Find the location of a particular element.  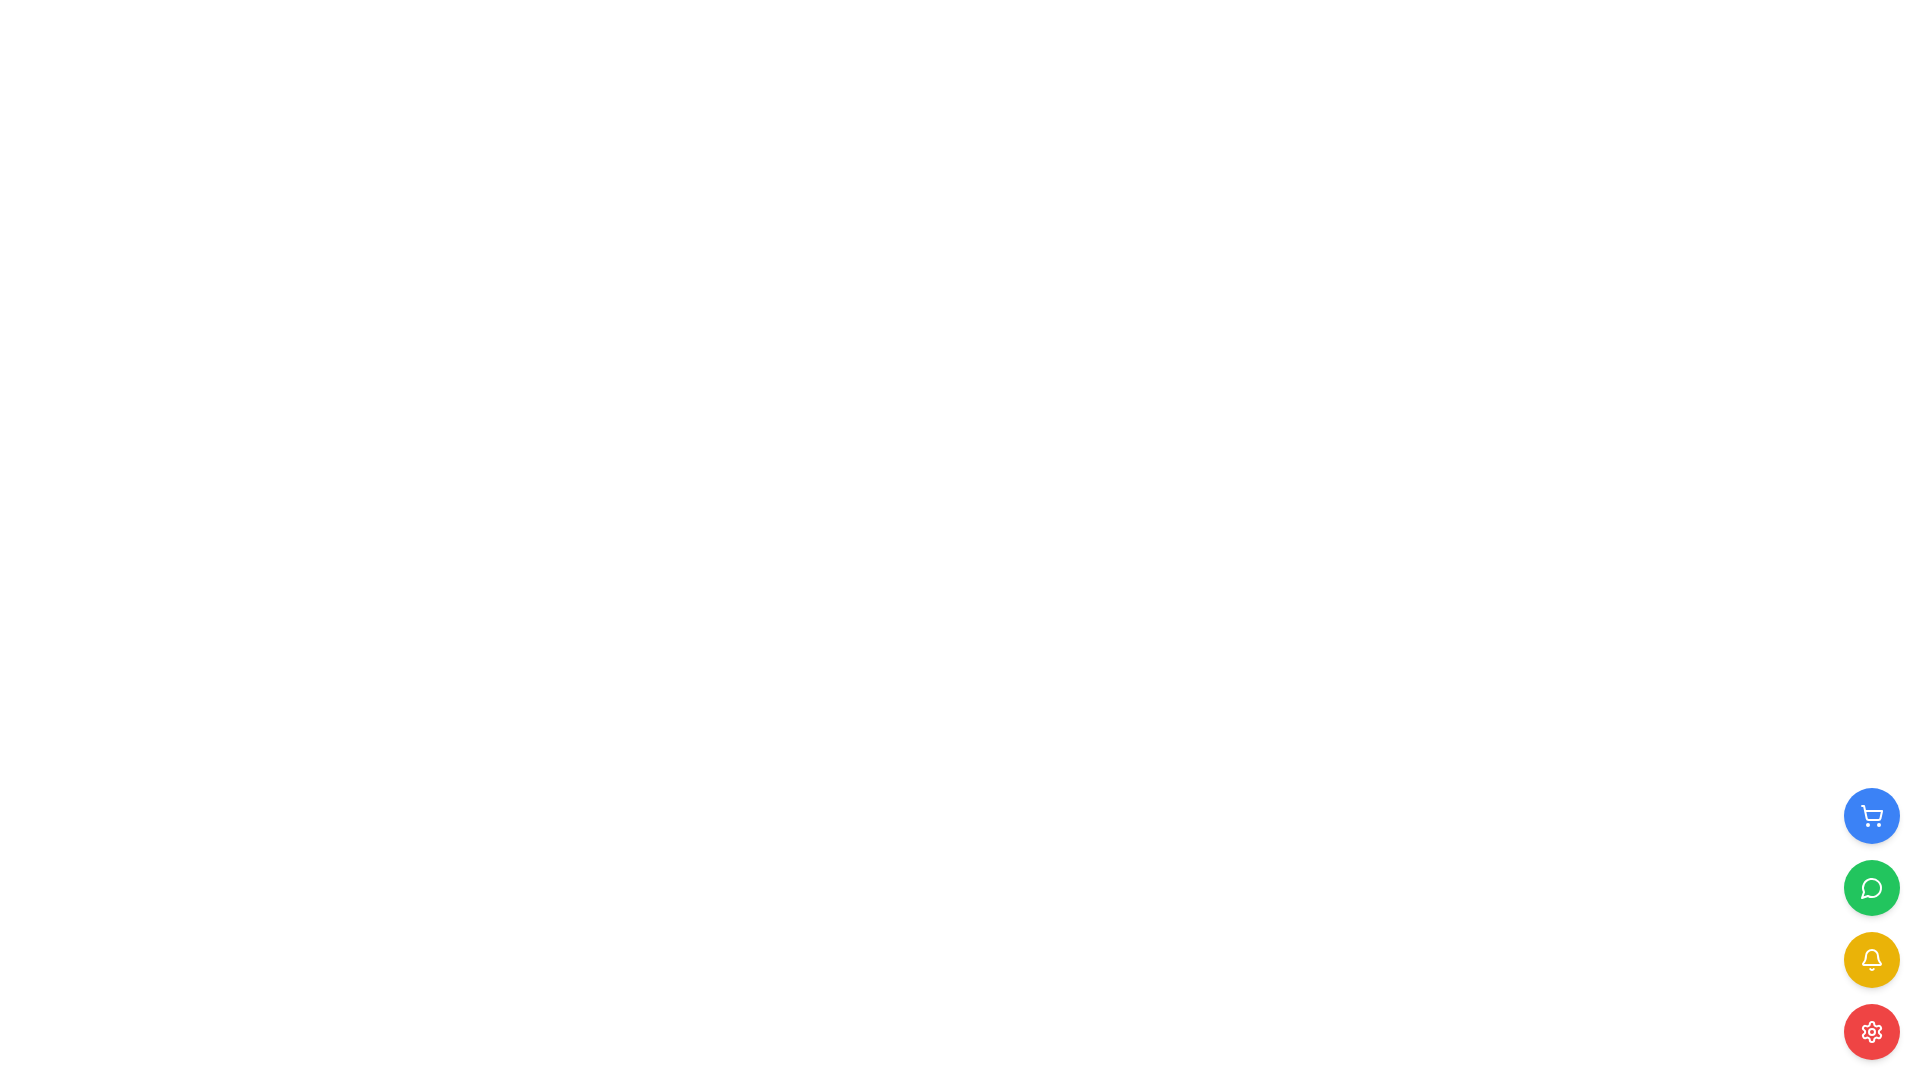

the green circular button containing a white outlined conversation bubble icon in the vertical button menu is located at coordinates (1870, 887).